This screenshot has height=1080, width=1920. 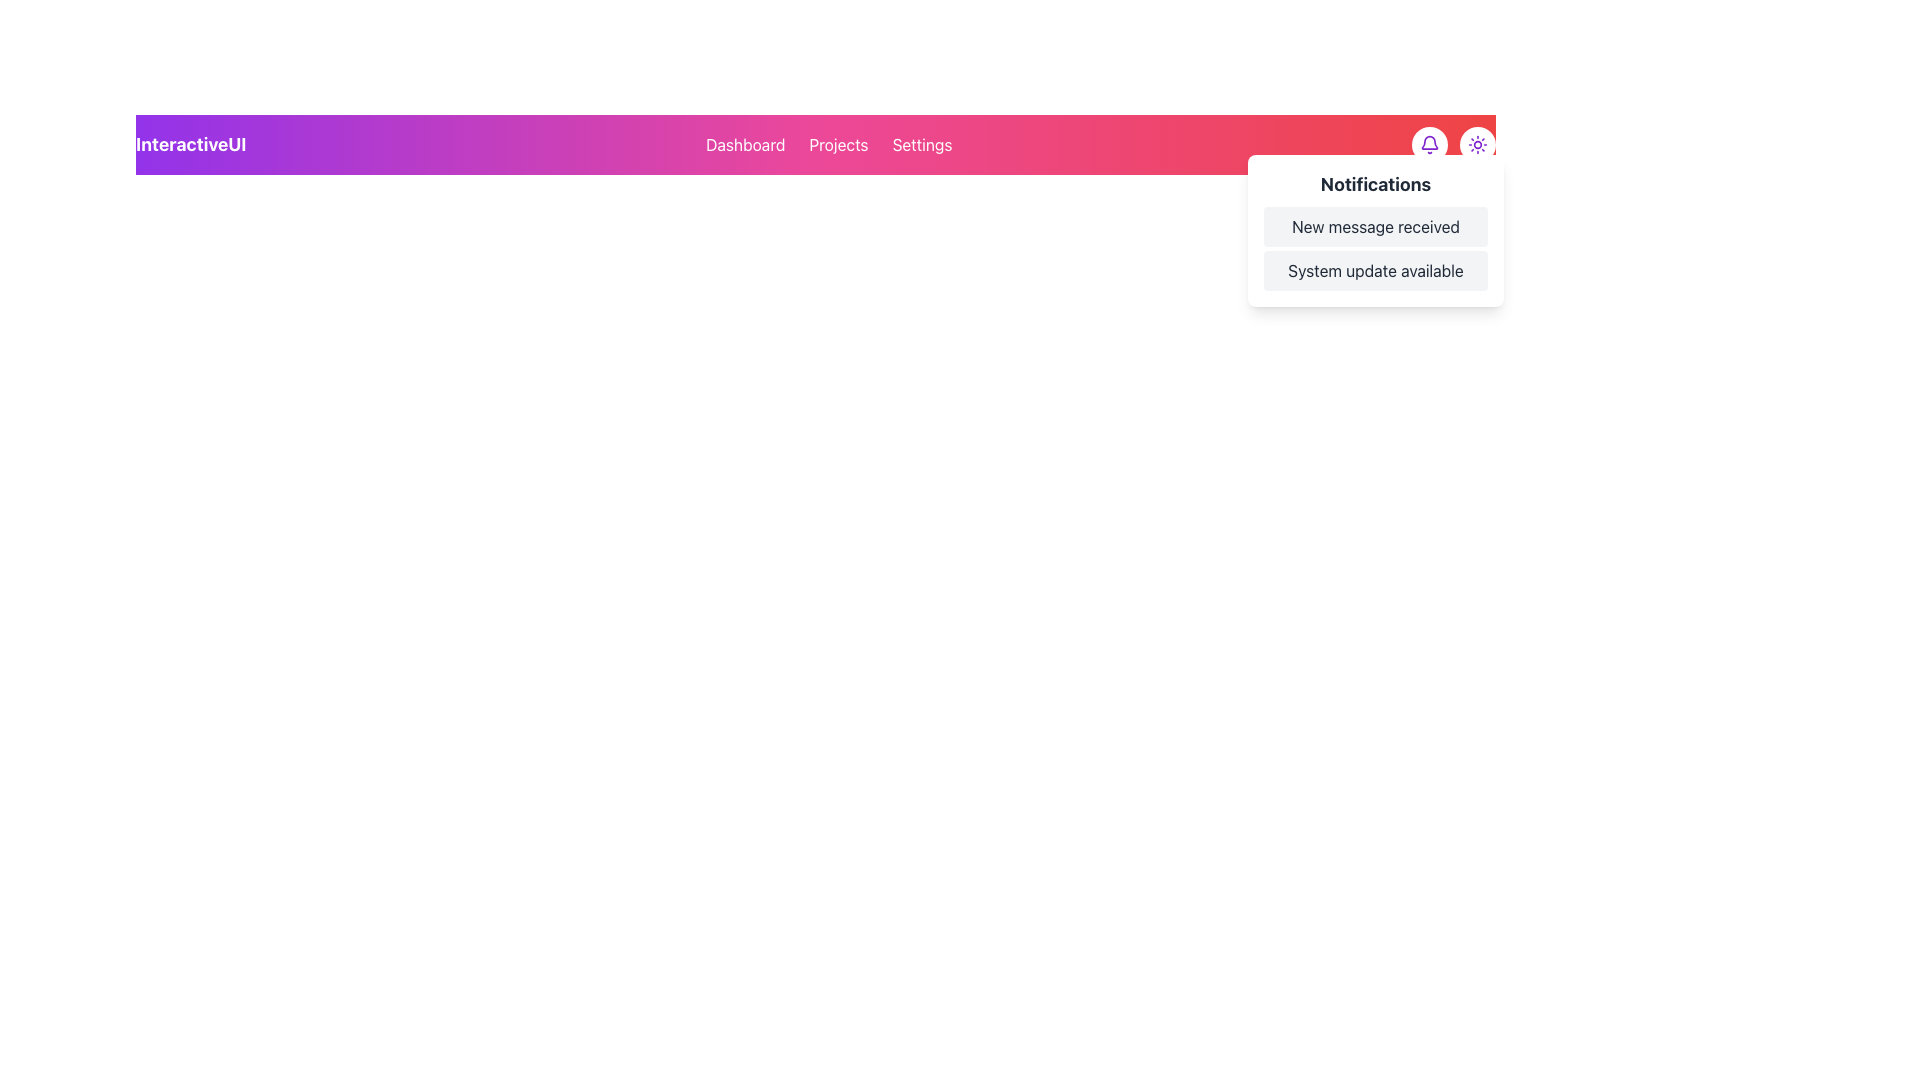 I want to click on the navigation bar located at the top of the viewport, which features a gradient background and includes menu items like 'Dashboard', 'Projects', and 'Settings', so click(x=816, y=144).